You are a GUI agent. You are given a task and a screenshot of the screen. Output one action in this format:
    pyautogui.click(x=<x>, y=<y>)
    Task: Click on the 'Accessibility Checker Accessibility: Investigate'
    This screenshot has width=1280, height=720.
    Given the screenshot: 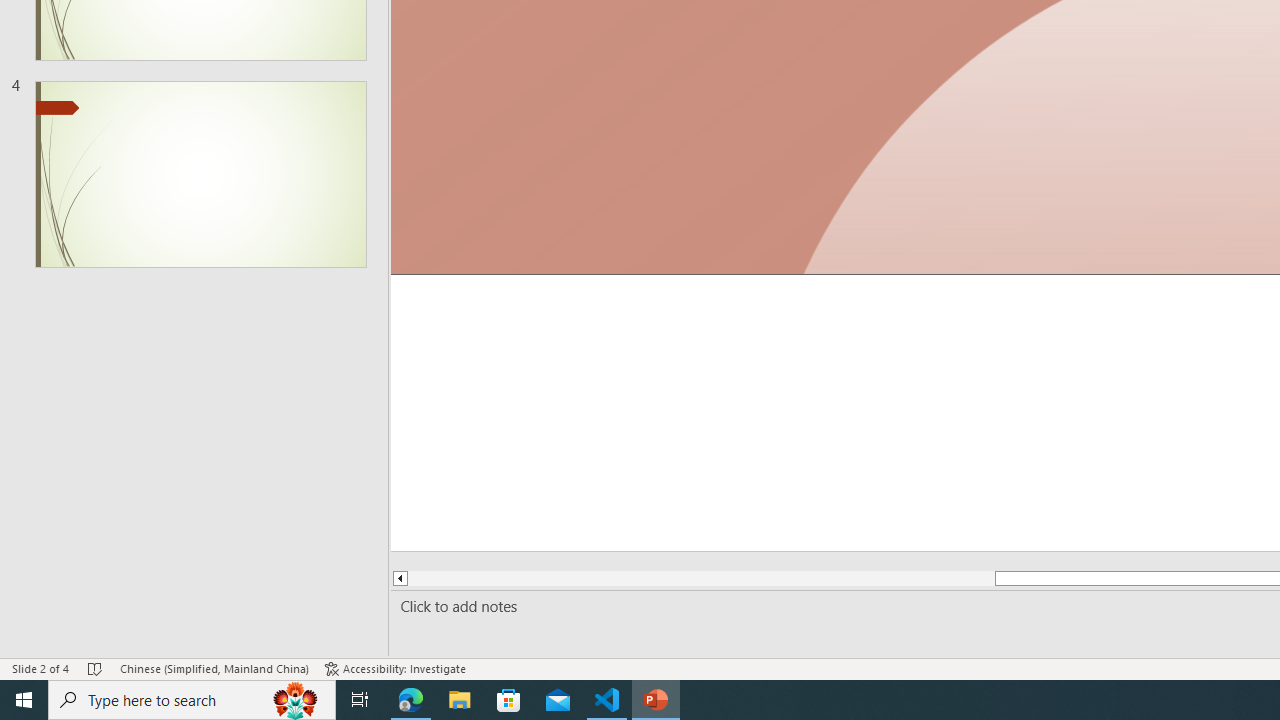 What is the action you would take?
    pyautogui.click(x=395, y=669)
    